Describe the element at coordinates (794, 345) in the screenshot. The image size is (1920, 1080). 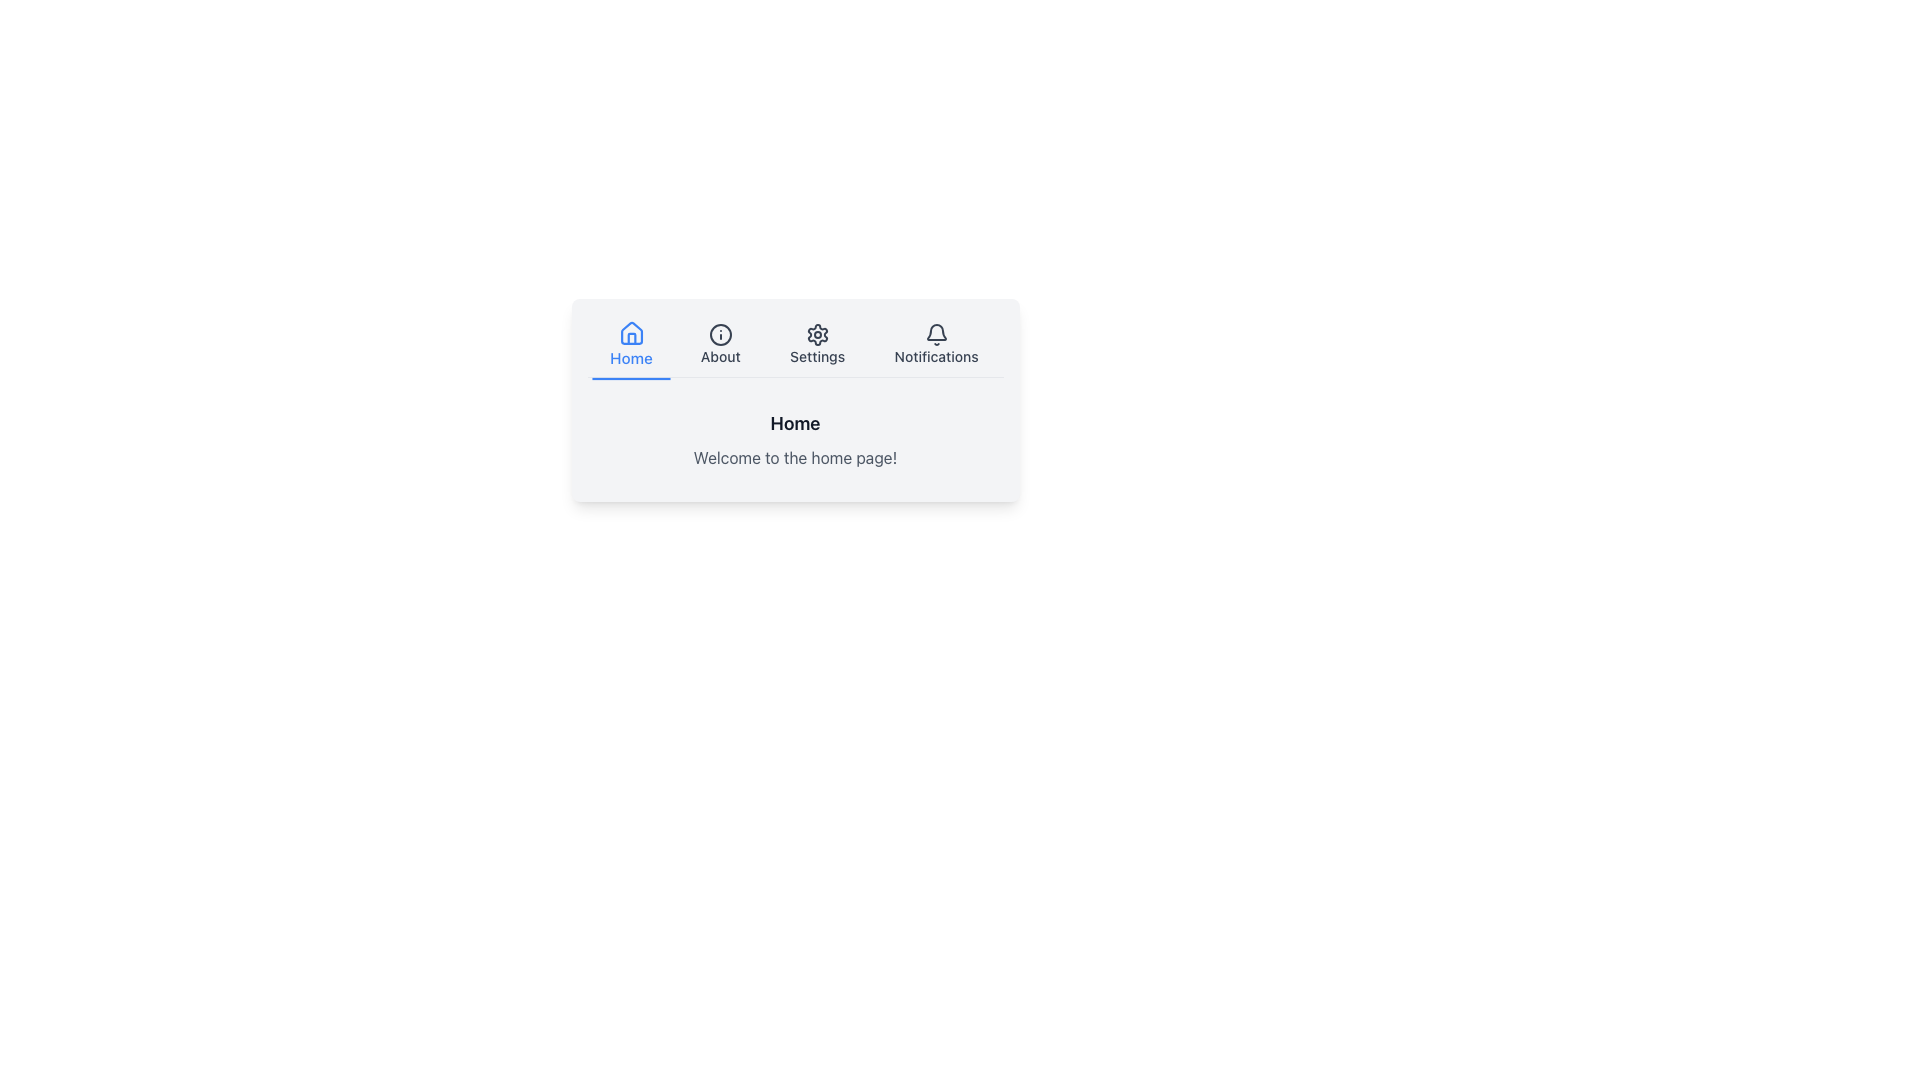
I see `the 'Settings' button, which is the third button in a horizontal navigation bar containing icons and labels` at that location.